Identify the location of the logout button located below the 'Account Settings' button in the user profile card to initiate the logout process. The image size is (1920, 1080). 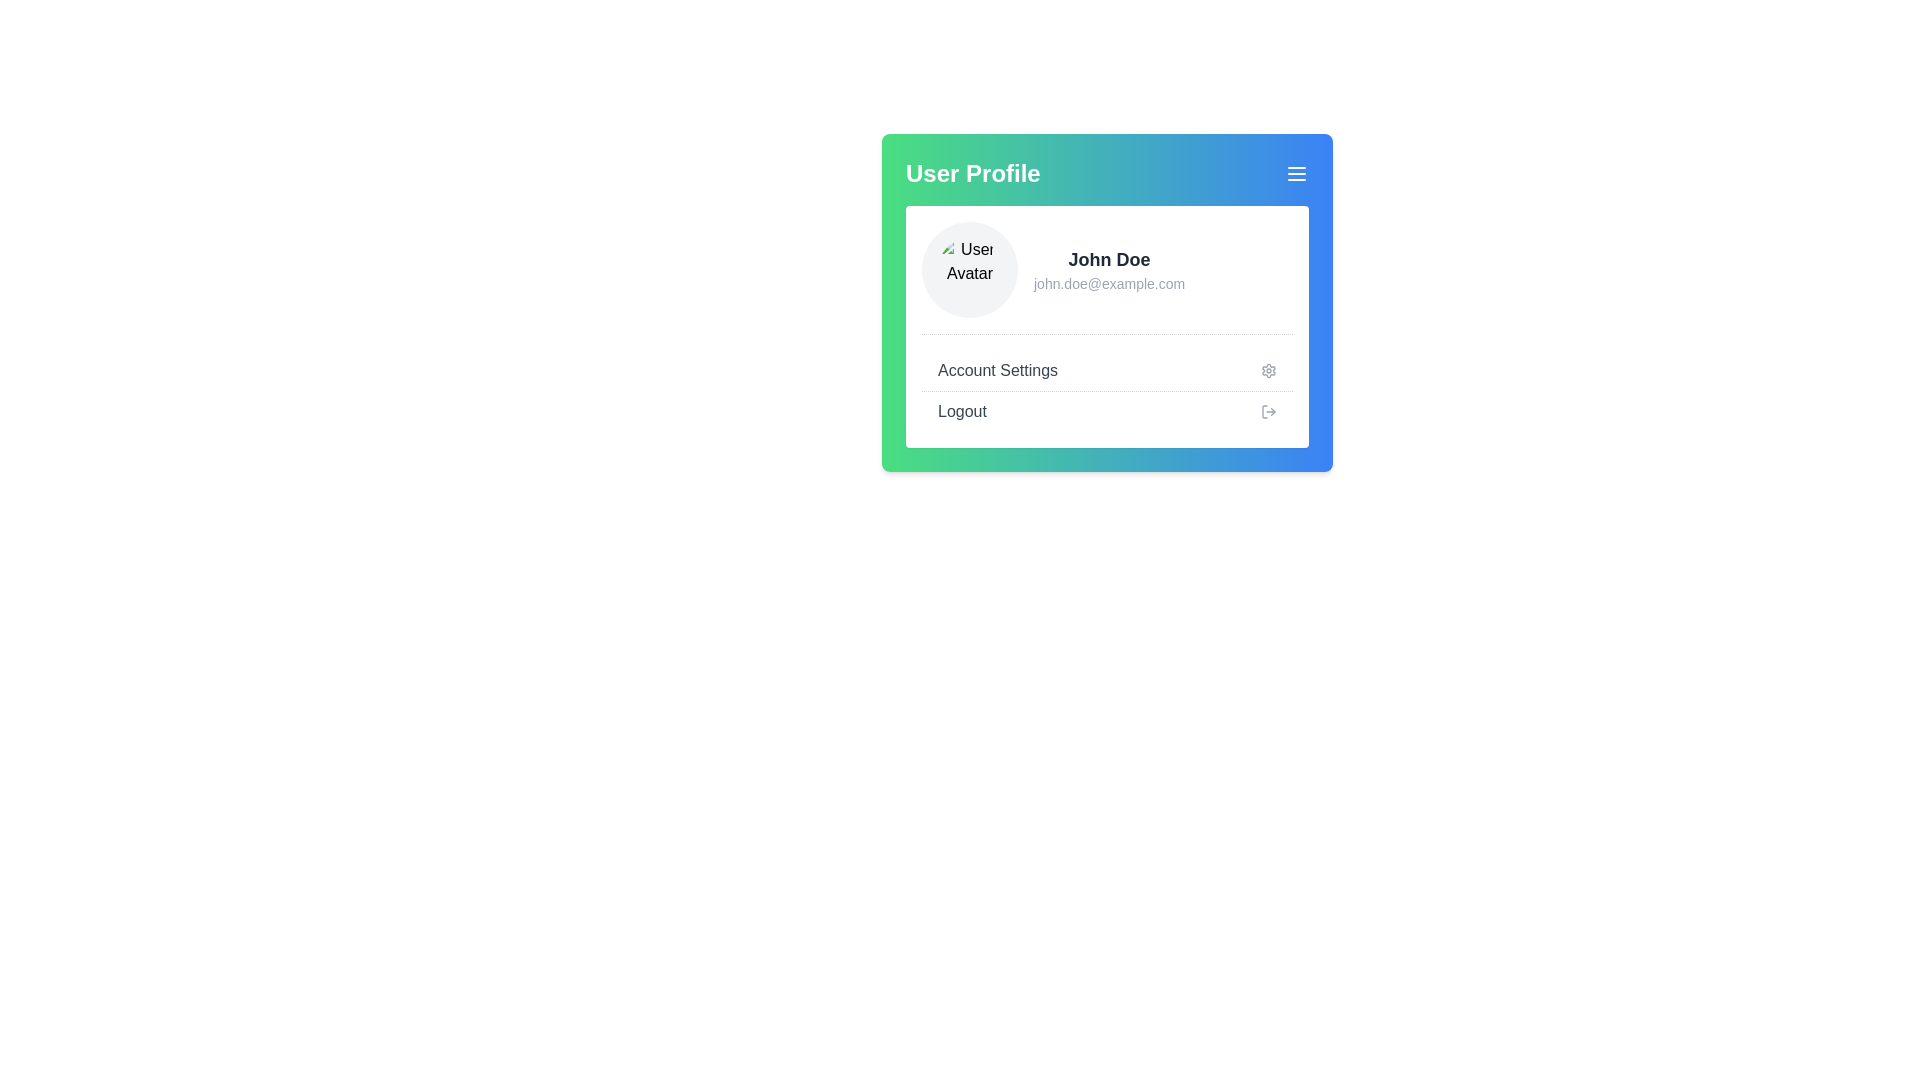
(1106, 411).